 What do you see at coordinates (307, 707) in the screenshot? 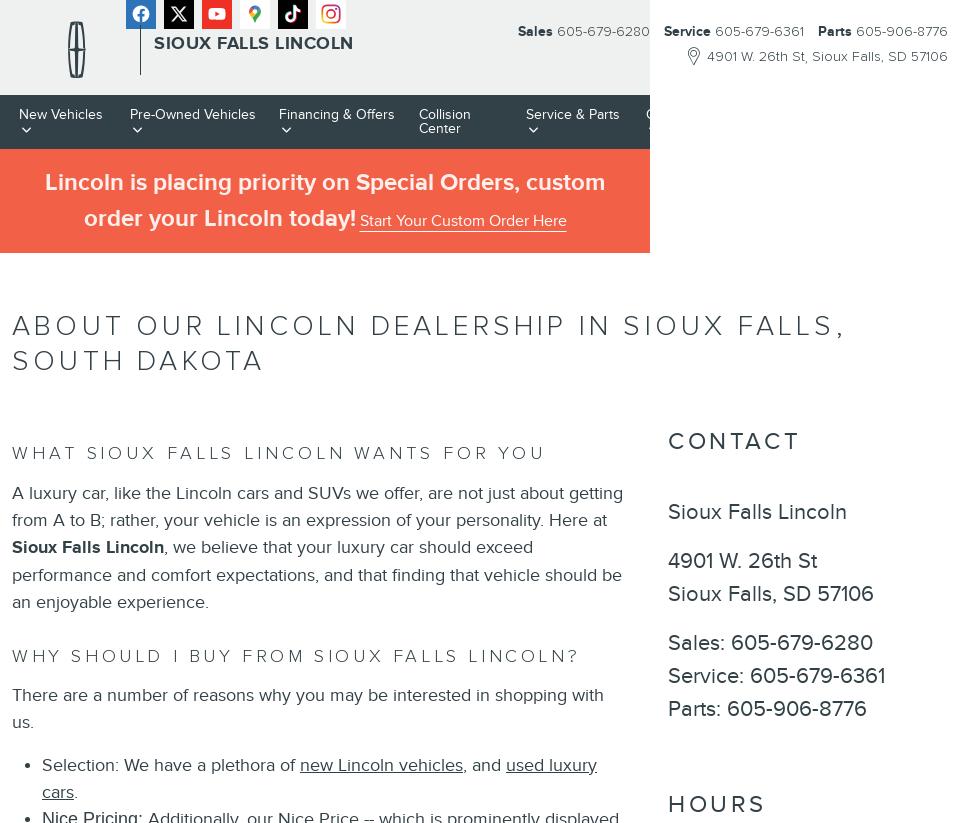
I see `'There are a number of reasons why you may be interested in shopping with us.'` at bounding box center [307, 707].